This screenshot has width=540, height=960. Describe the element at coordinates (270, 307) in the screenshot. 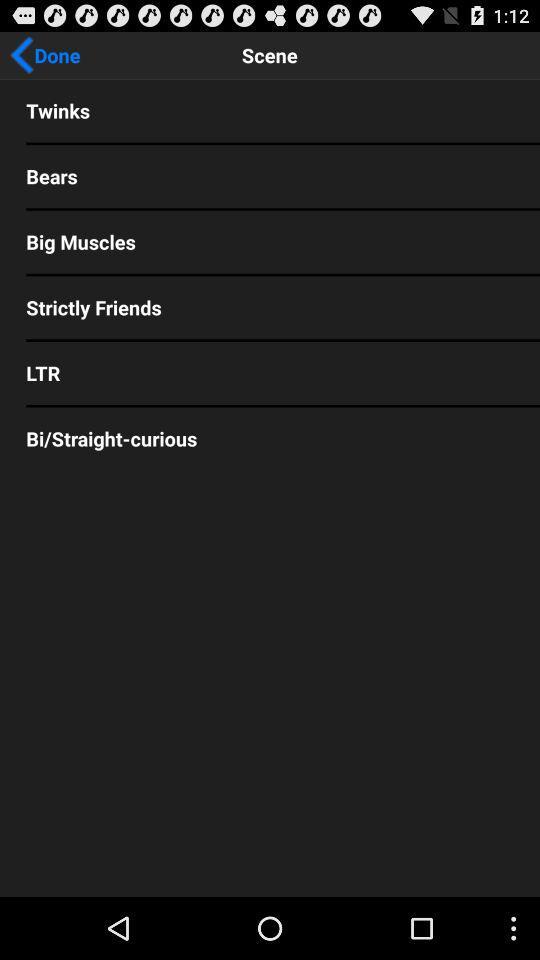

I see `strictly friends app` at that location.